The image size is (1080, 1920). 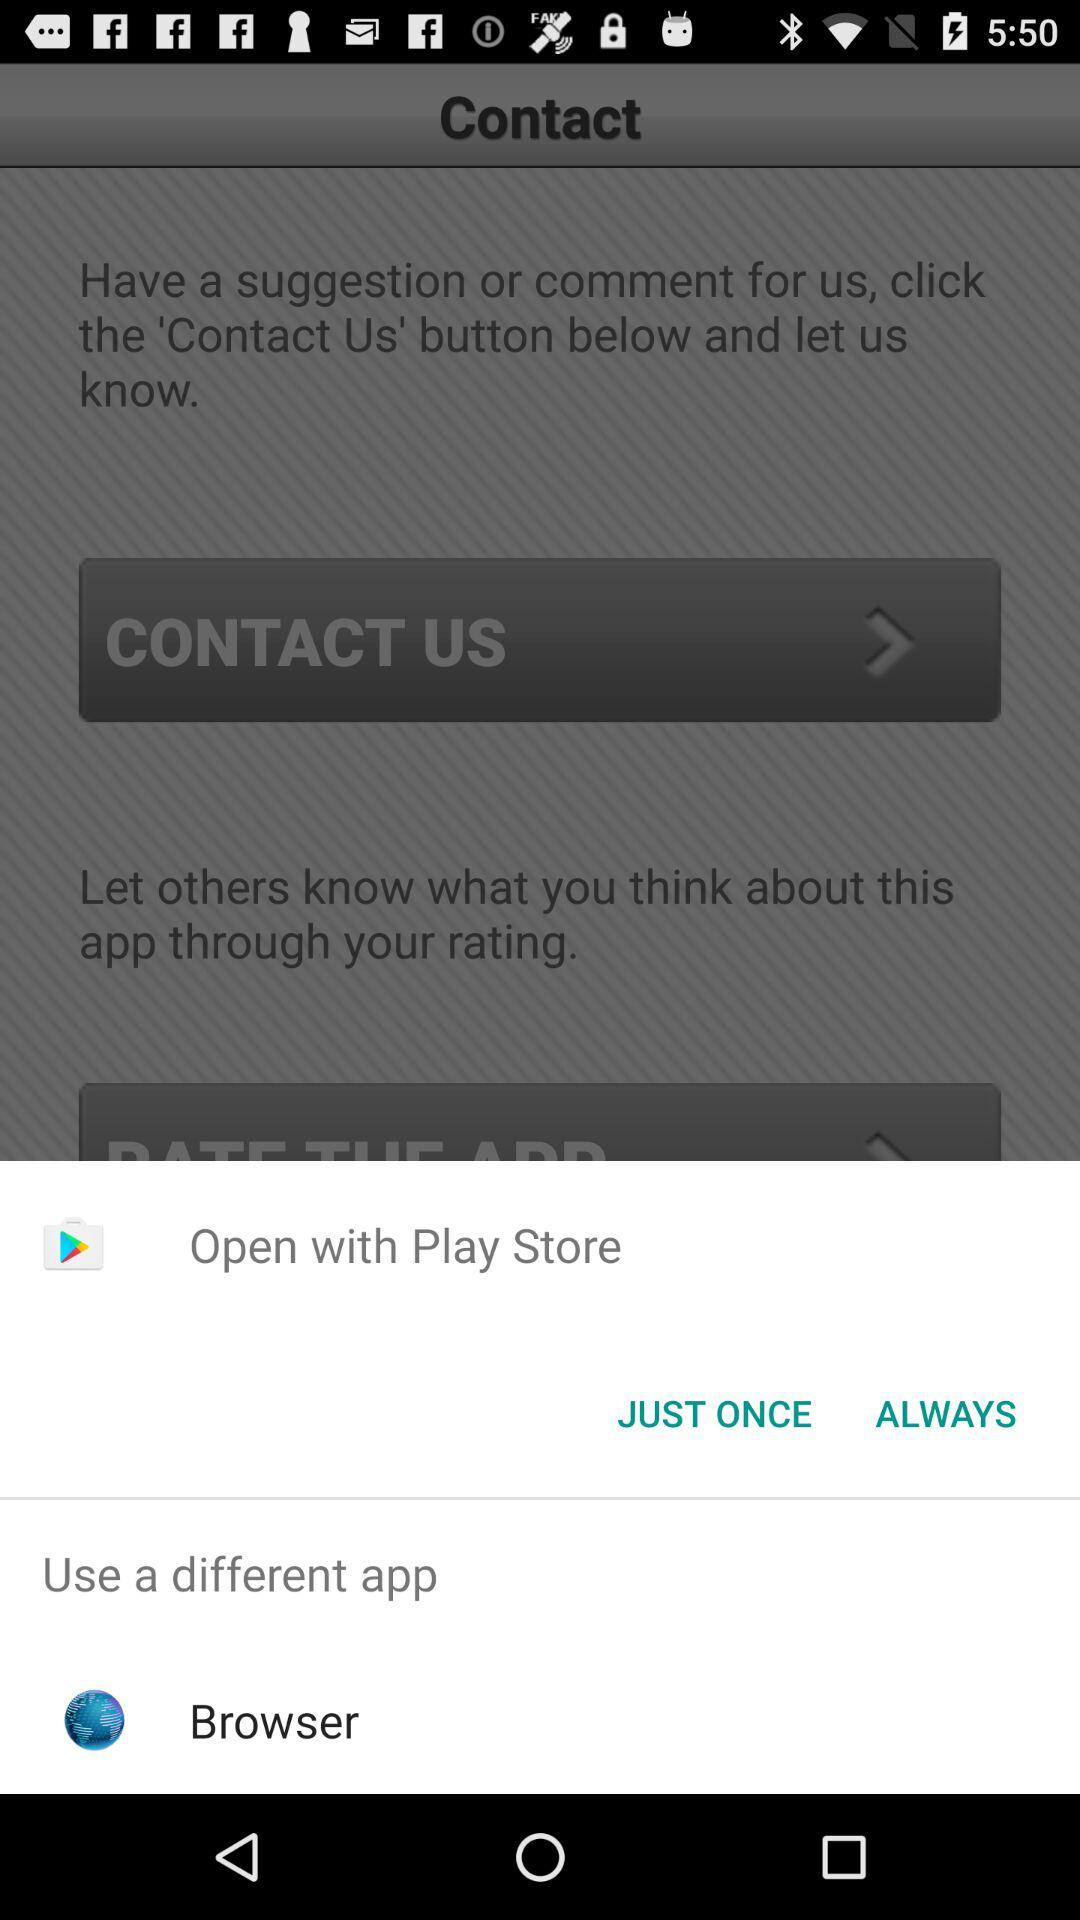 I want to click on icon below the open with play, so click(x=945, y=1411).